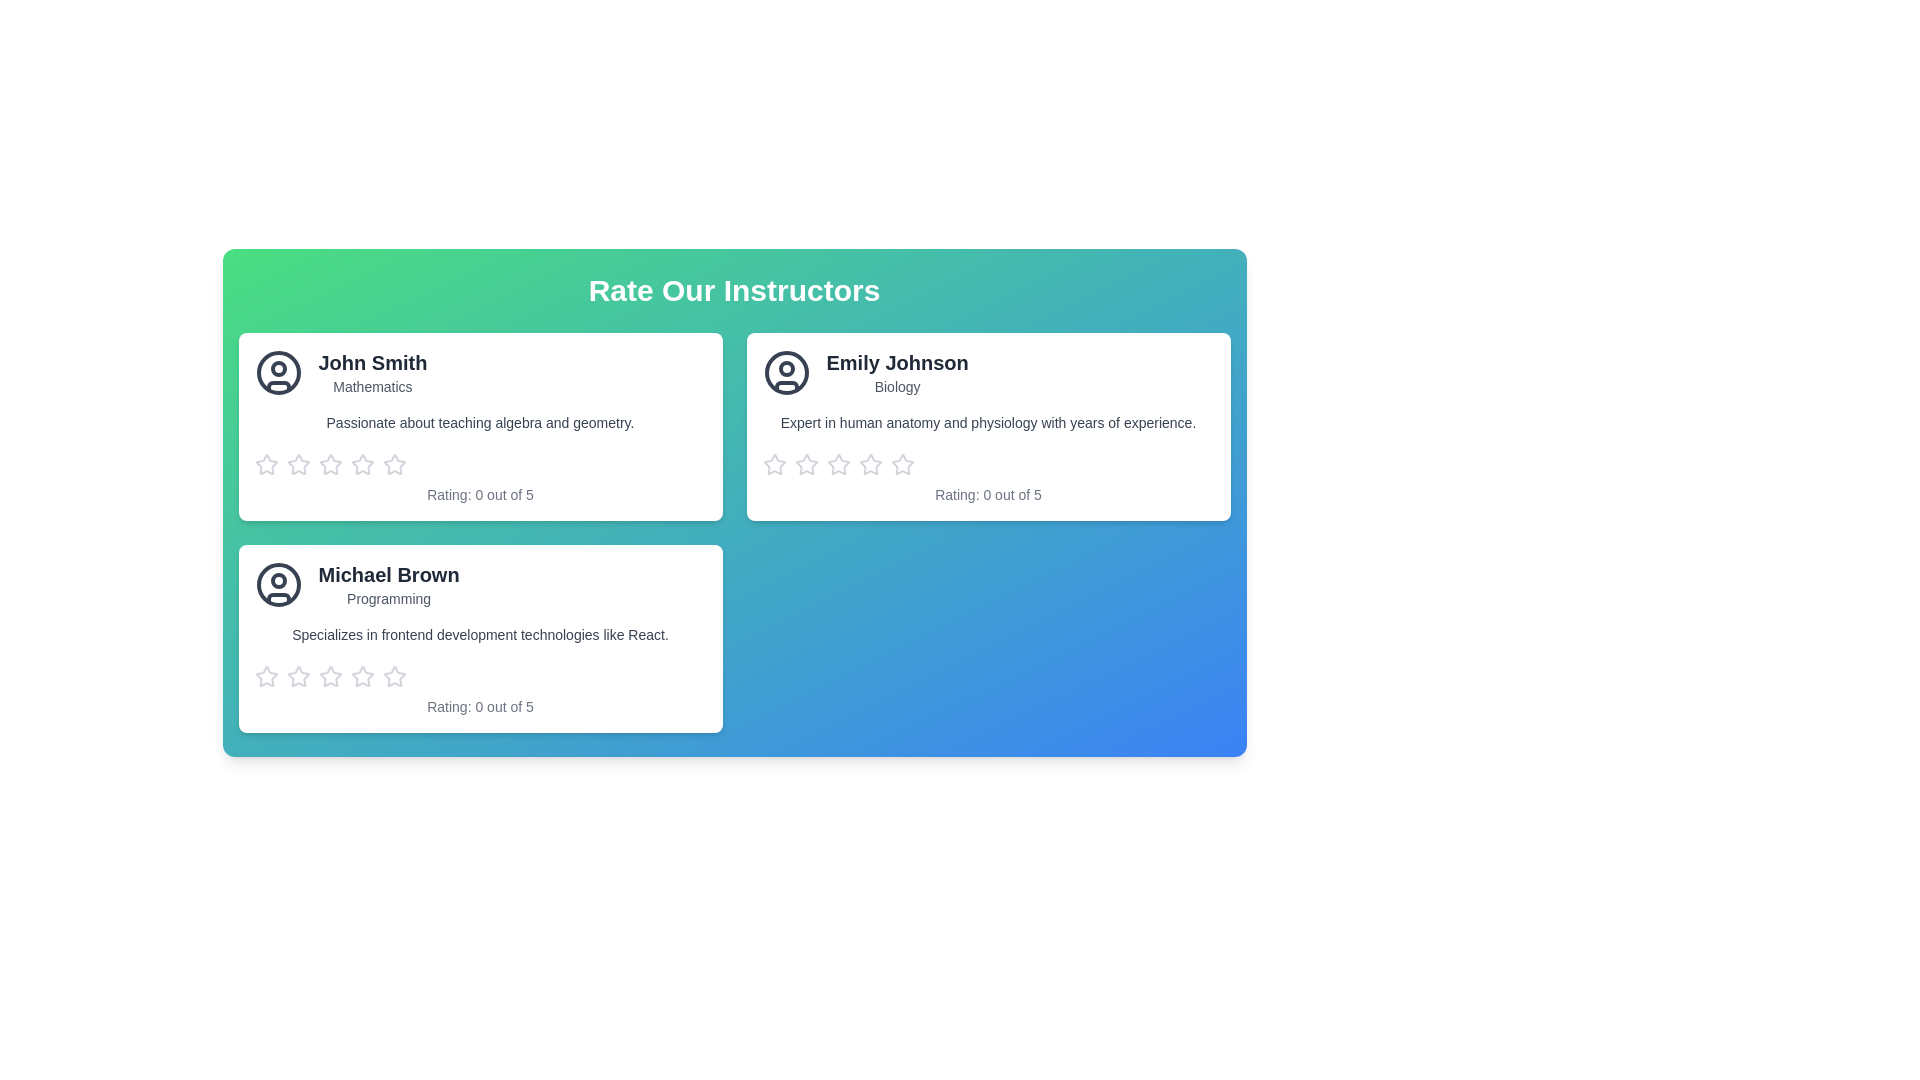 The width and height of the screenshot is (1920, 1080). What do you see at coordinates (277, 373) in the screenshot?
I see `the SVG Circle representing John Smith's profile image` at bounding box center [277, 373].